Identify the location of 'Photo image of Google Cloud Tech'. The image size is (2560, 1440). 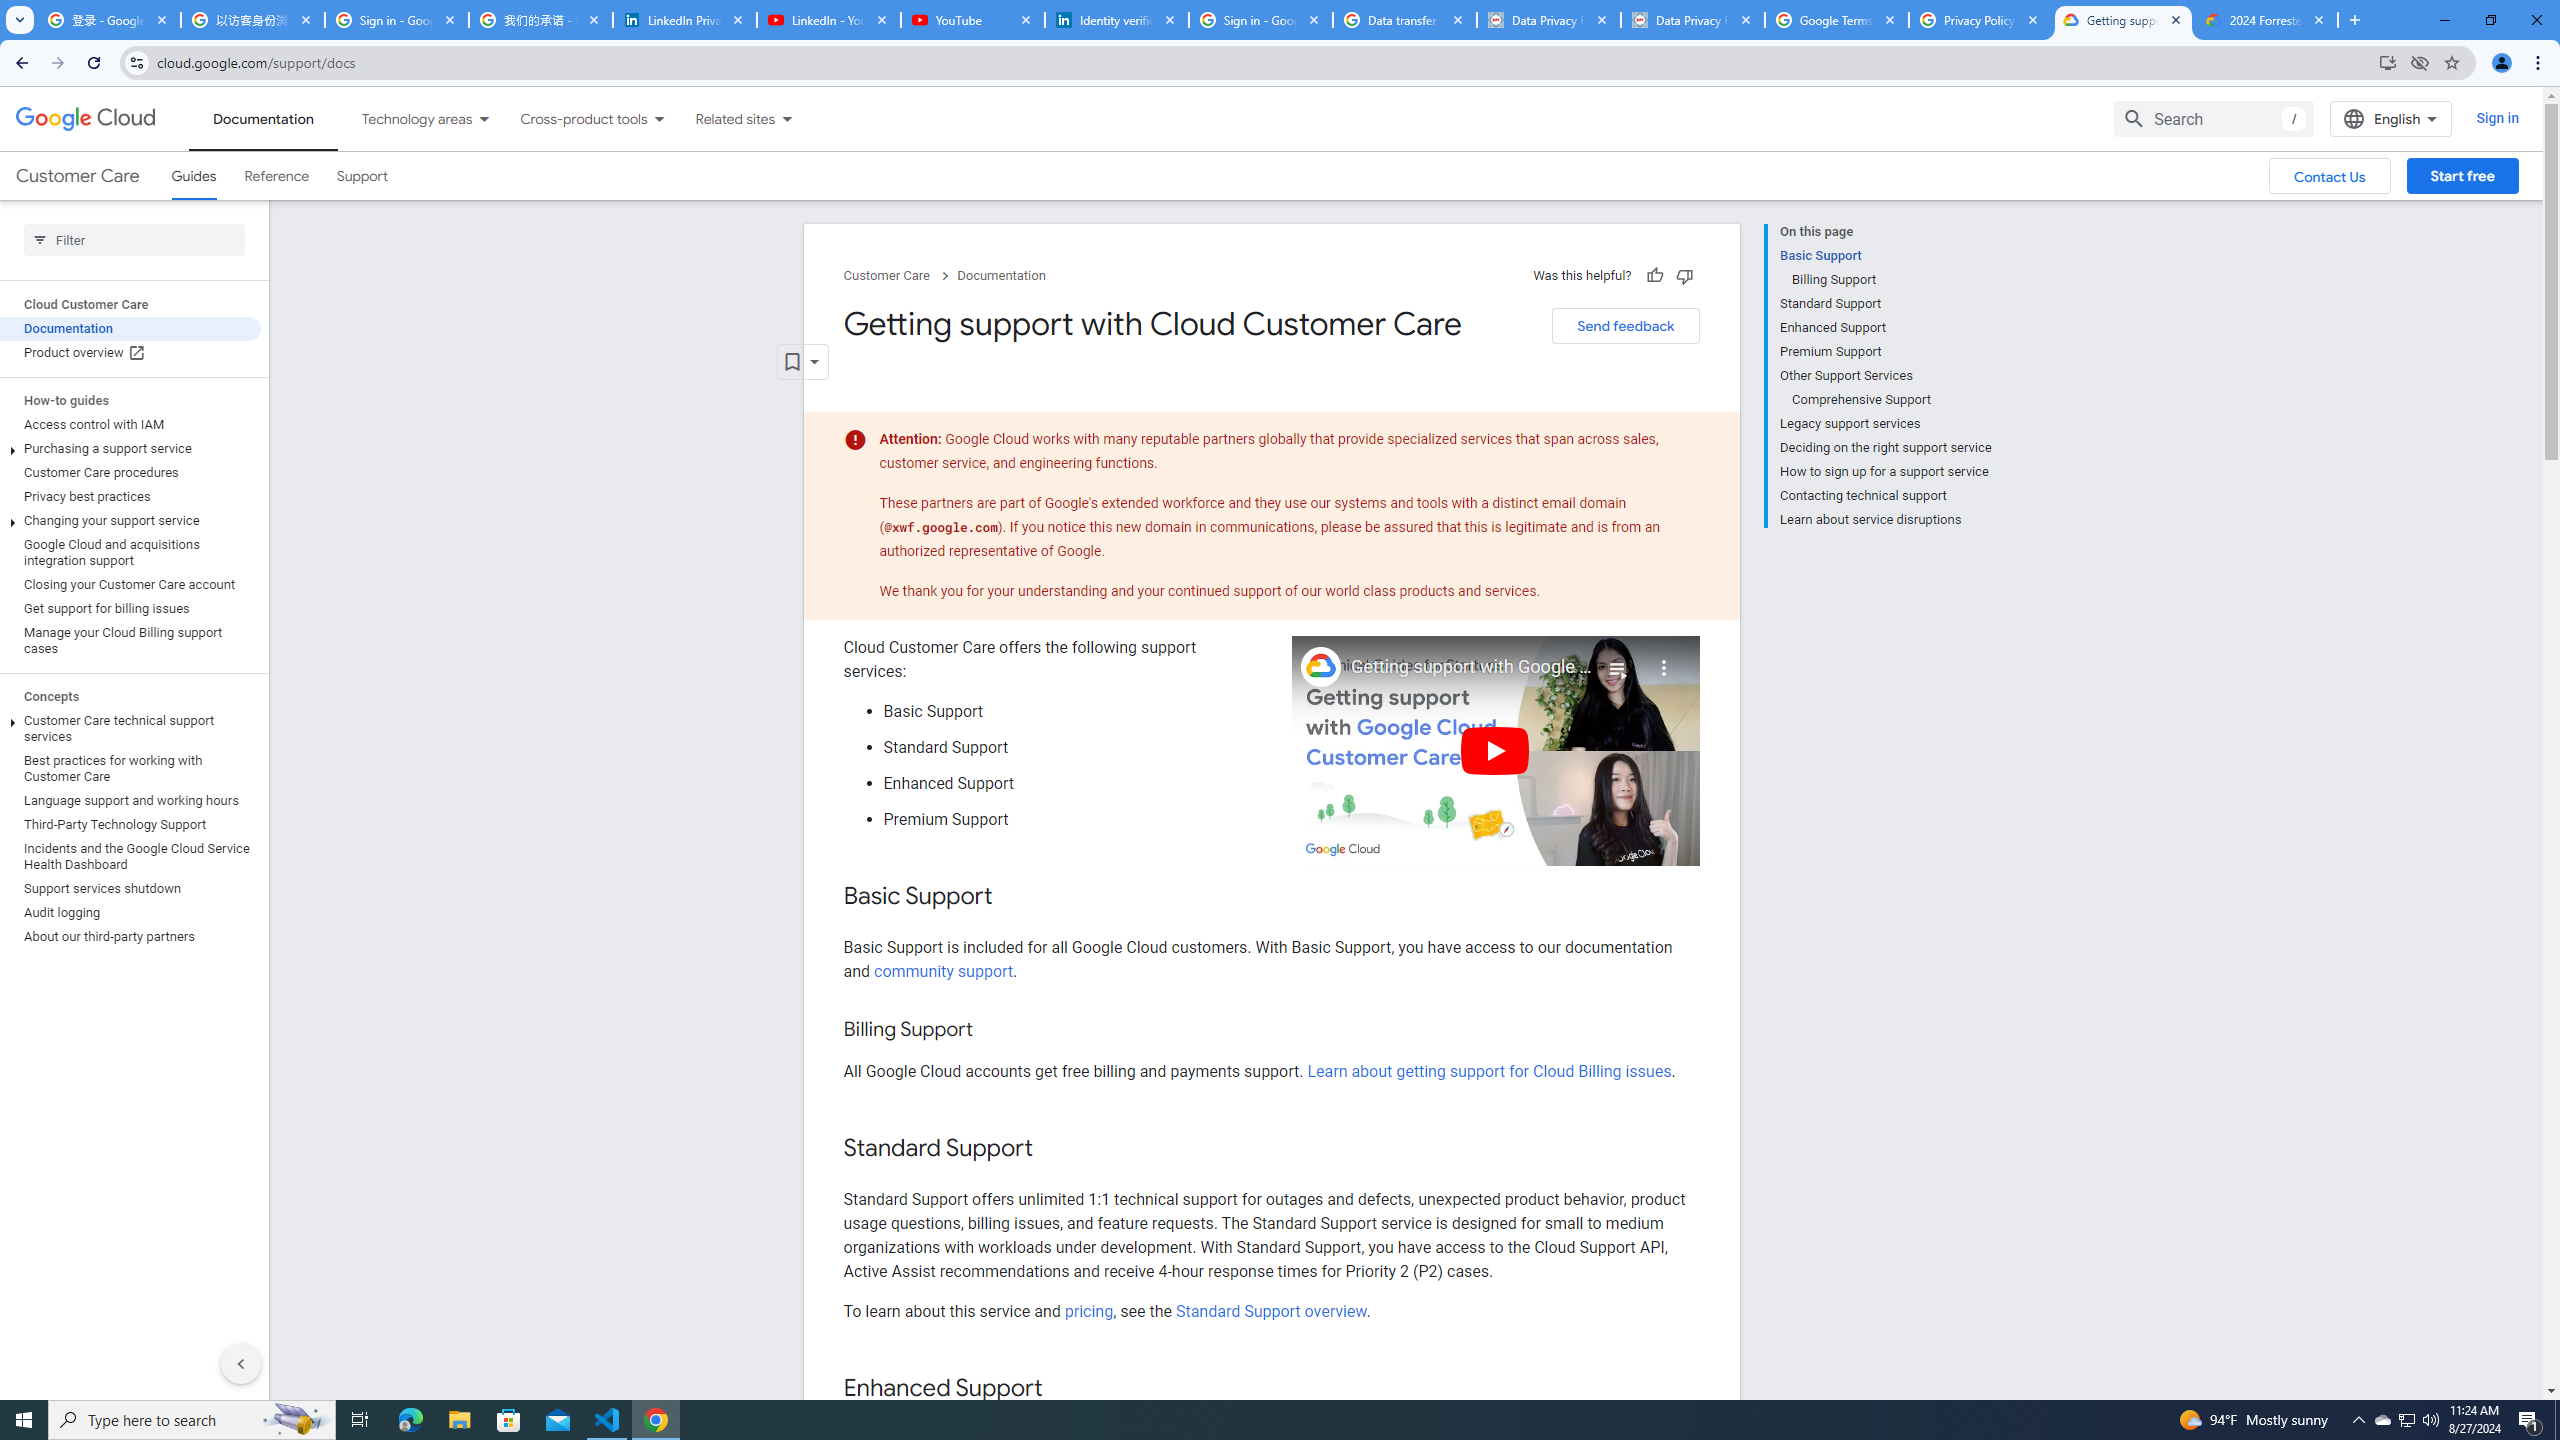
(1320, 666).